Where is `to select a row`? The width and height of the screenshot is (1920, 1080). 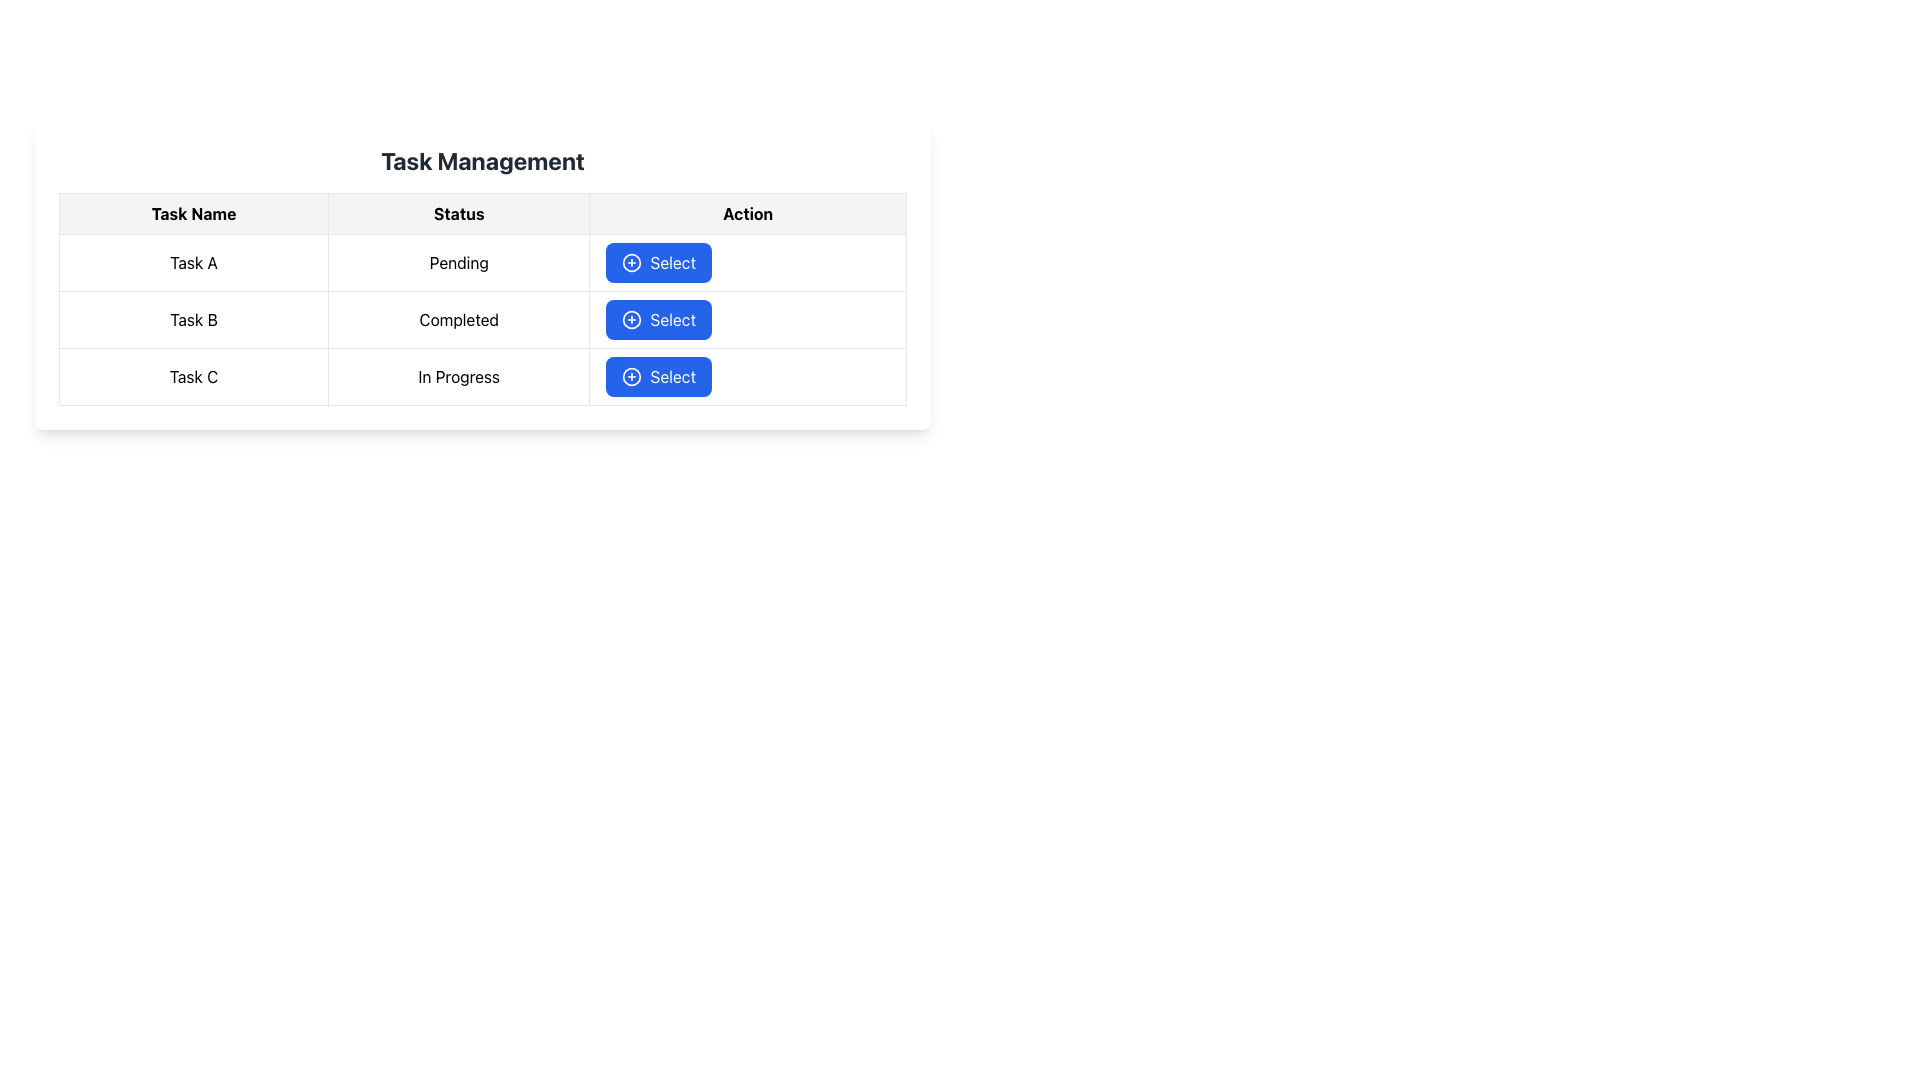
to select a row is located at coordinates (483, 319).